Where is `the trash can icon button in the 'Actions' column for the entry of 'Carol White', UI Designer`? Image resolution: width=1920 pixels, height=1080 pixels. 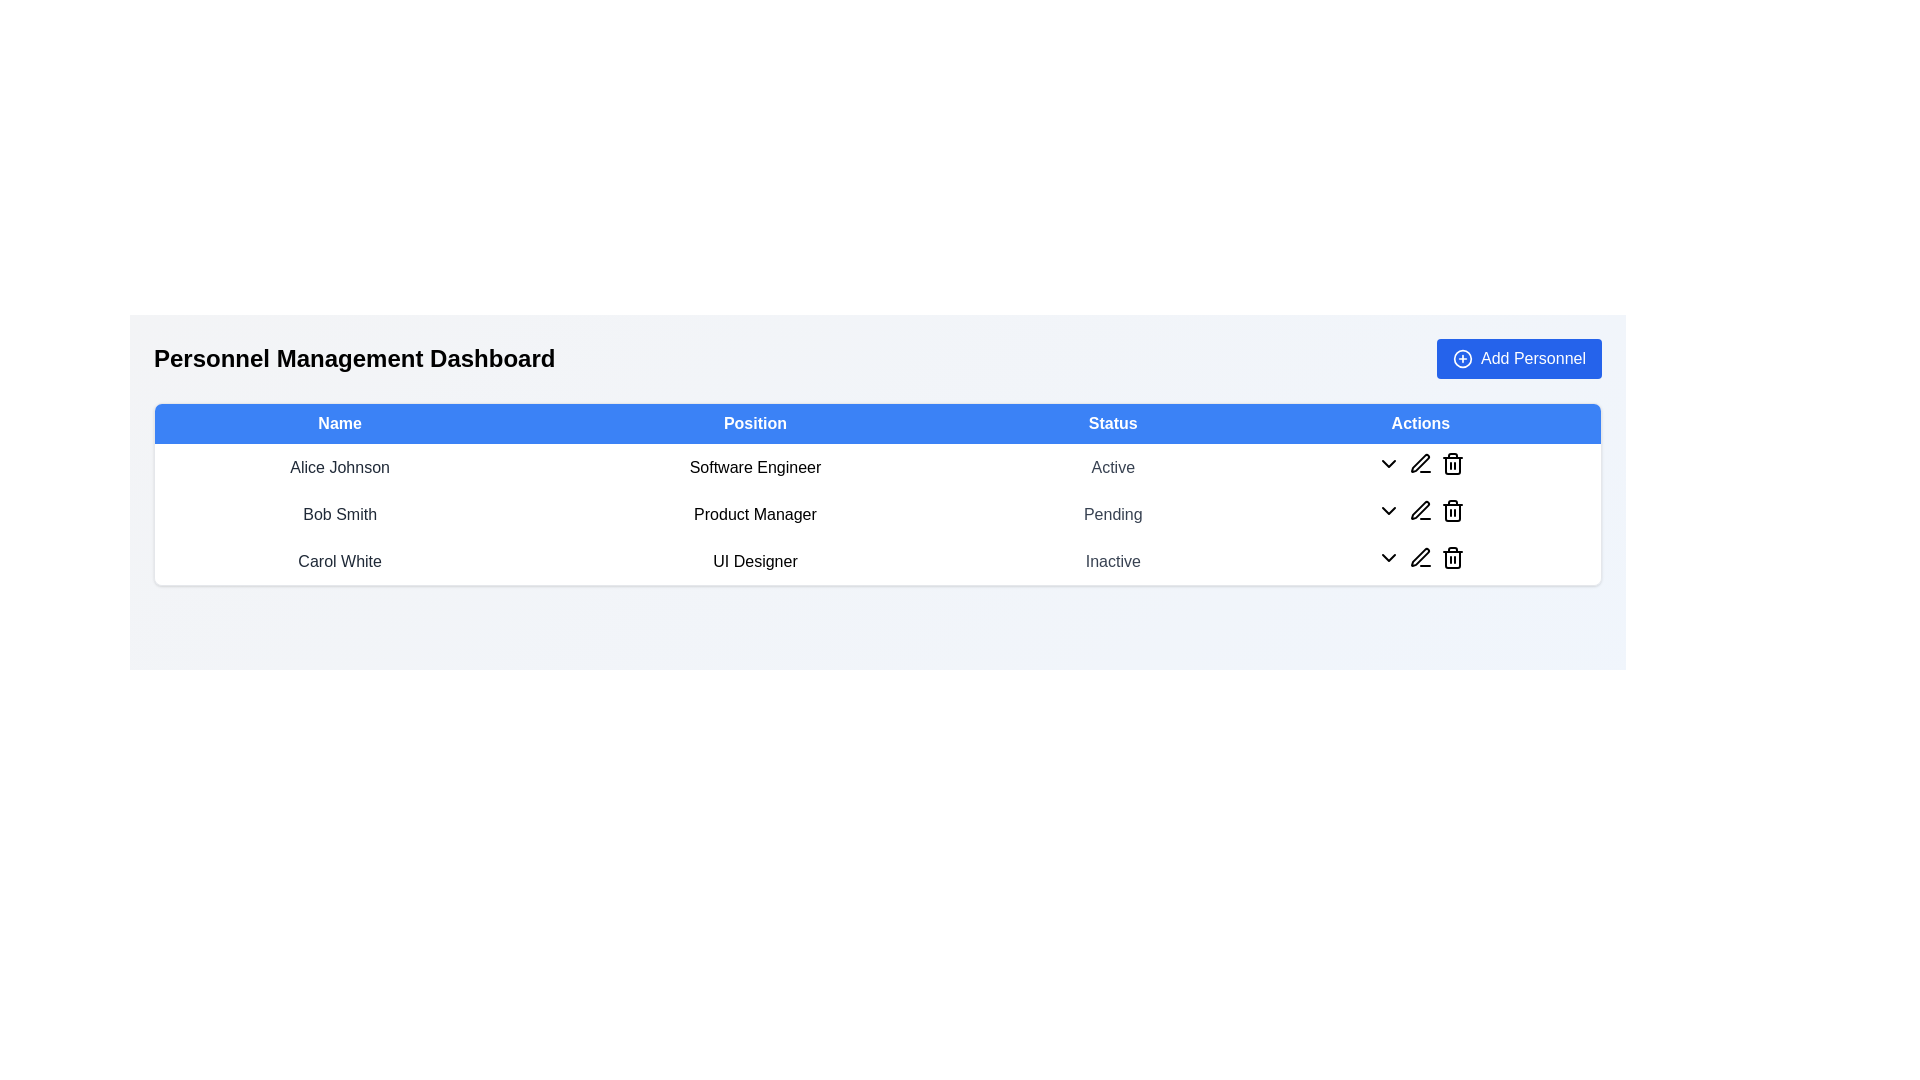 the trash can icon button in the 'Actions' column for the entry of 'Carol White', UI Designer is located at coordinates (1452, 558).